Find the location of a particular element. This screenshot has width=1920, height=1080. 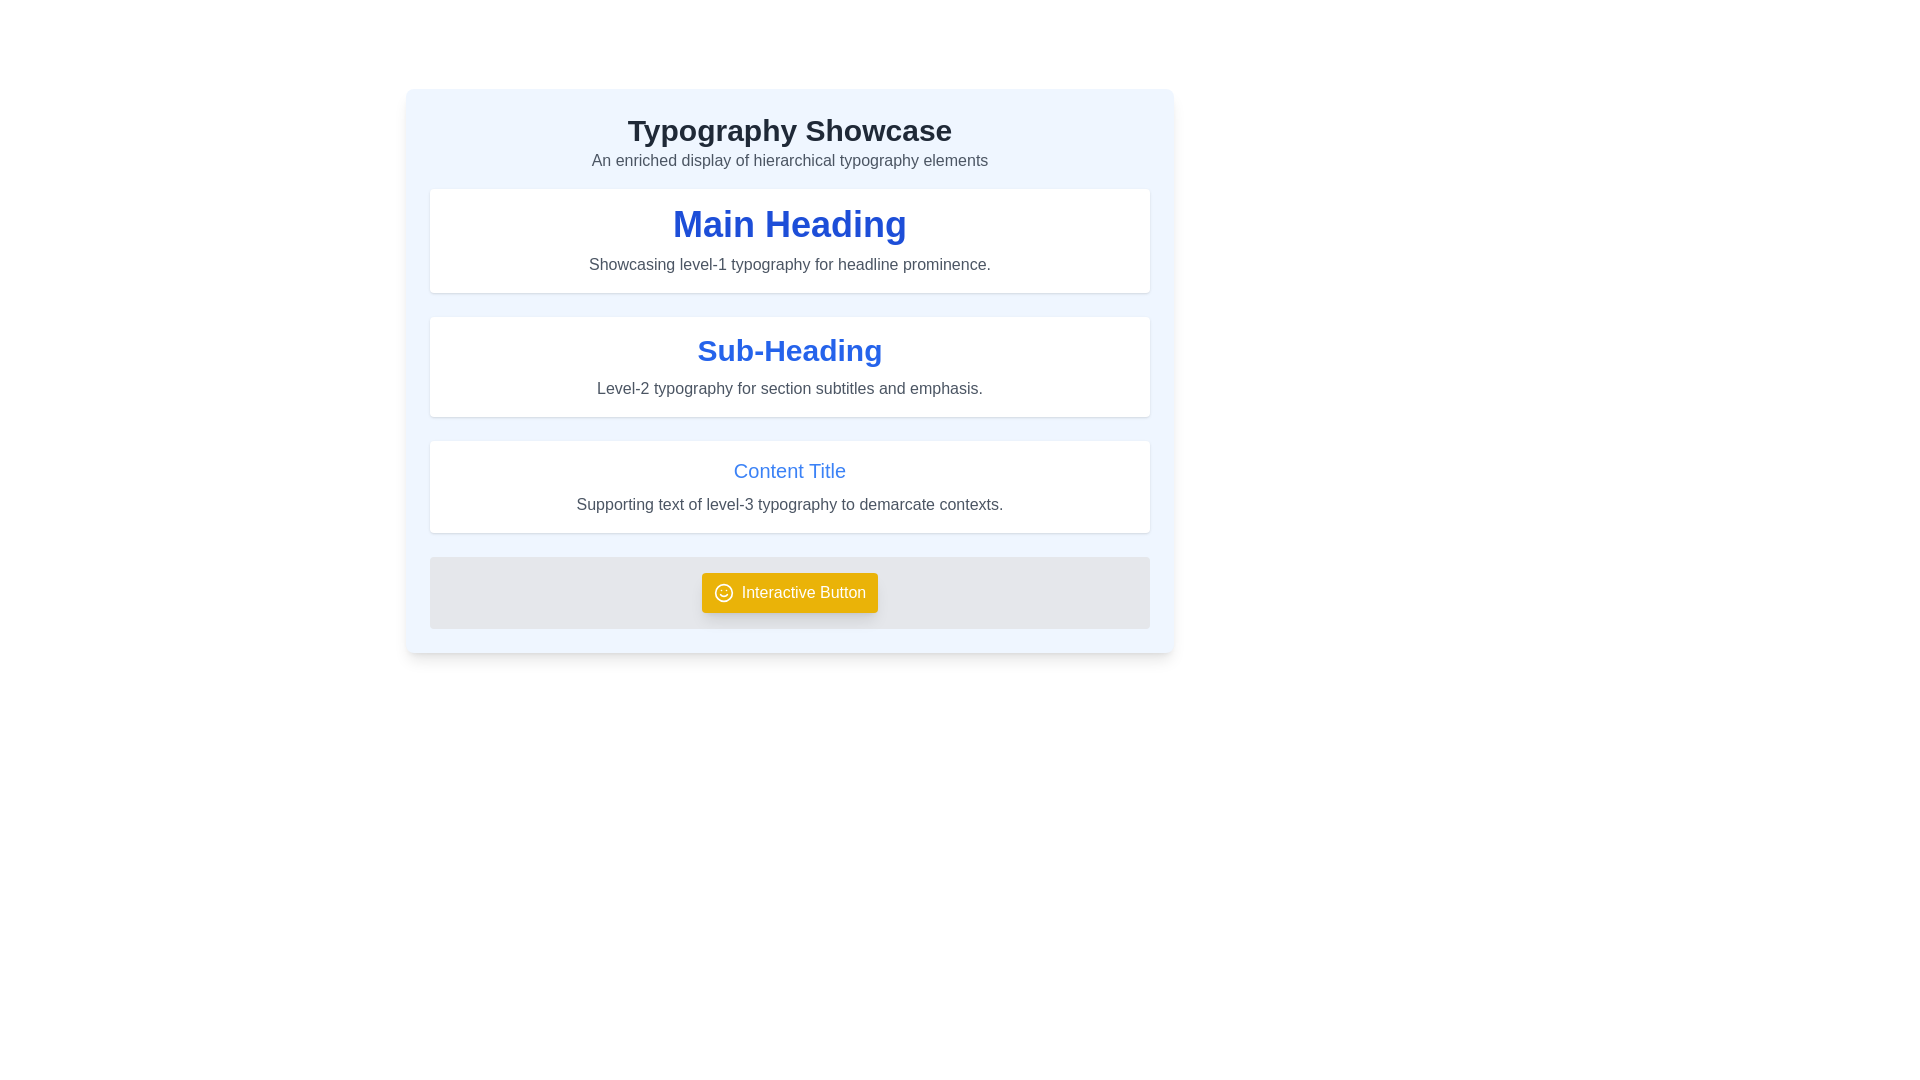

the supporting text element styled in gray, located below 'Content Title' within a white background card is located at coordinates (789, 504).